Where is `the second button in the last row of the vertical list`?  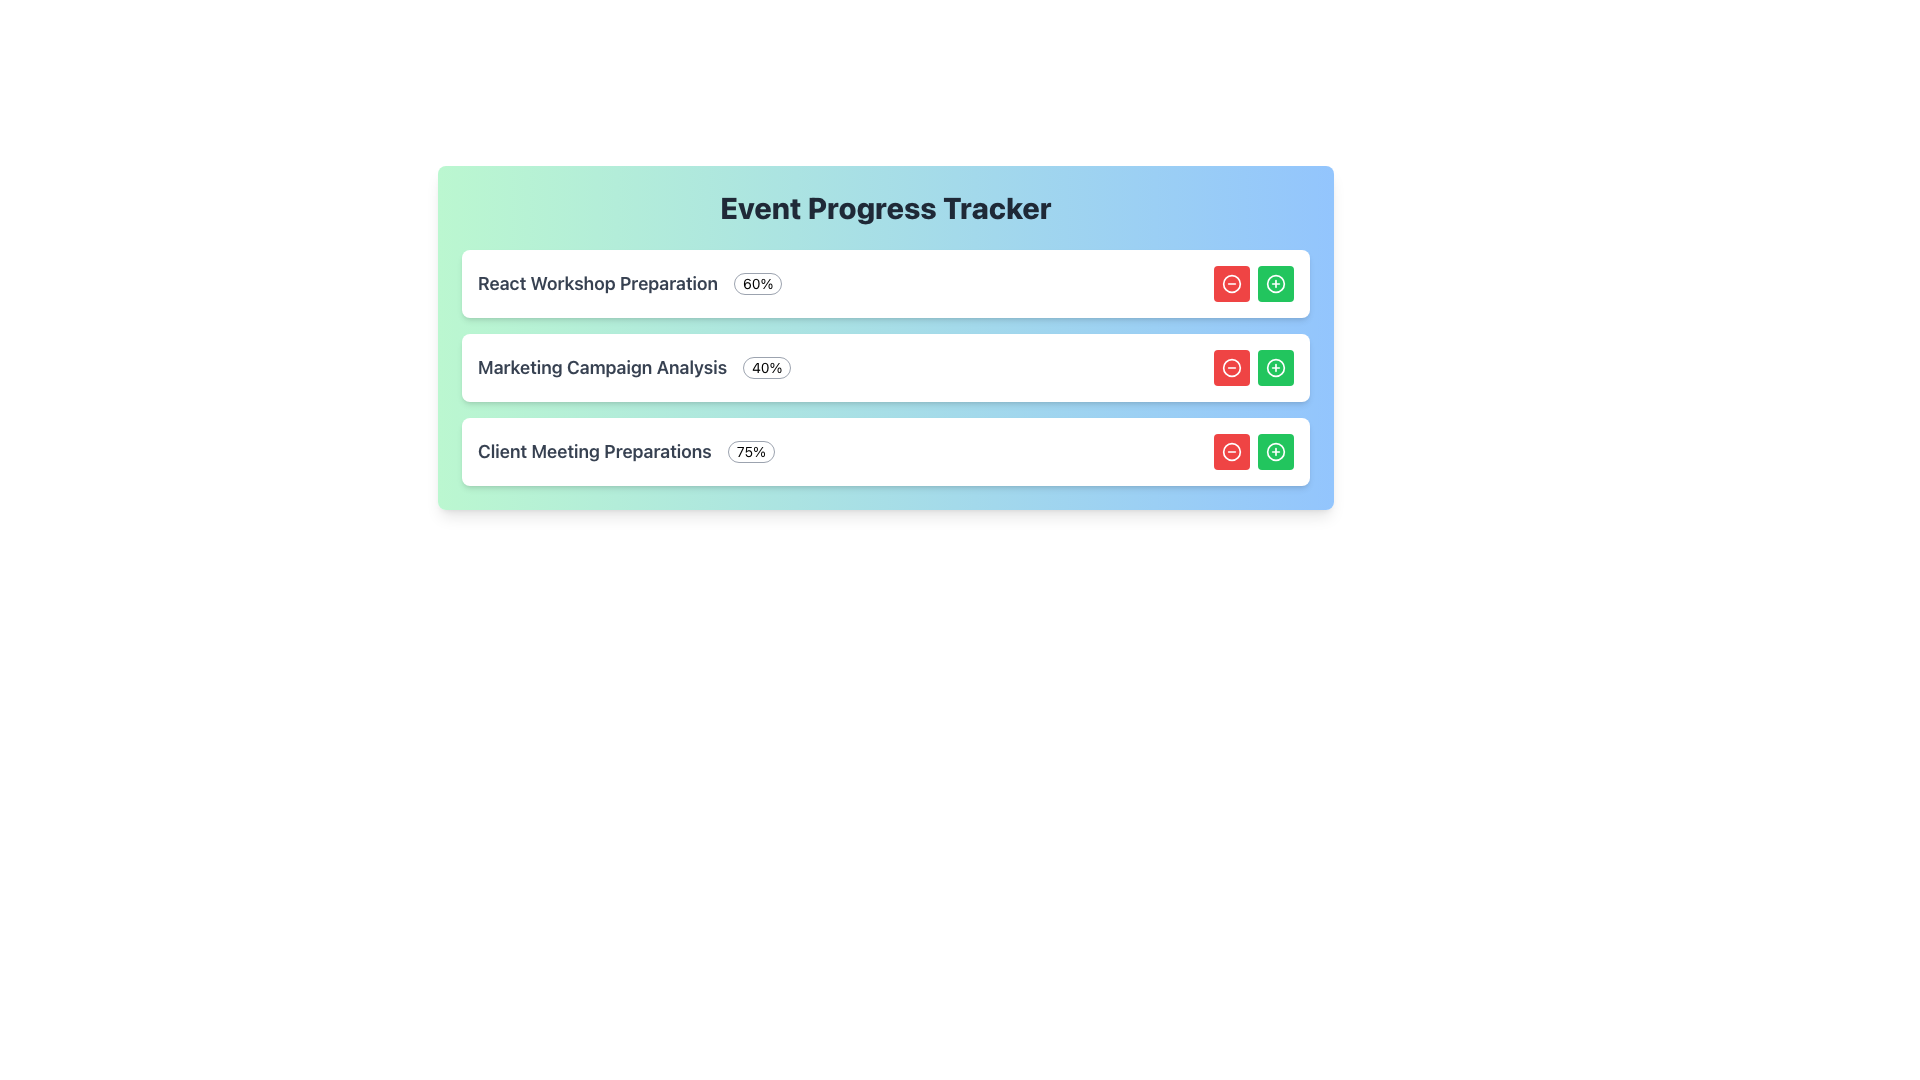
the second button in the last row of the vertical list is located at coordinates (1275, 451).